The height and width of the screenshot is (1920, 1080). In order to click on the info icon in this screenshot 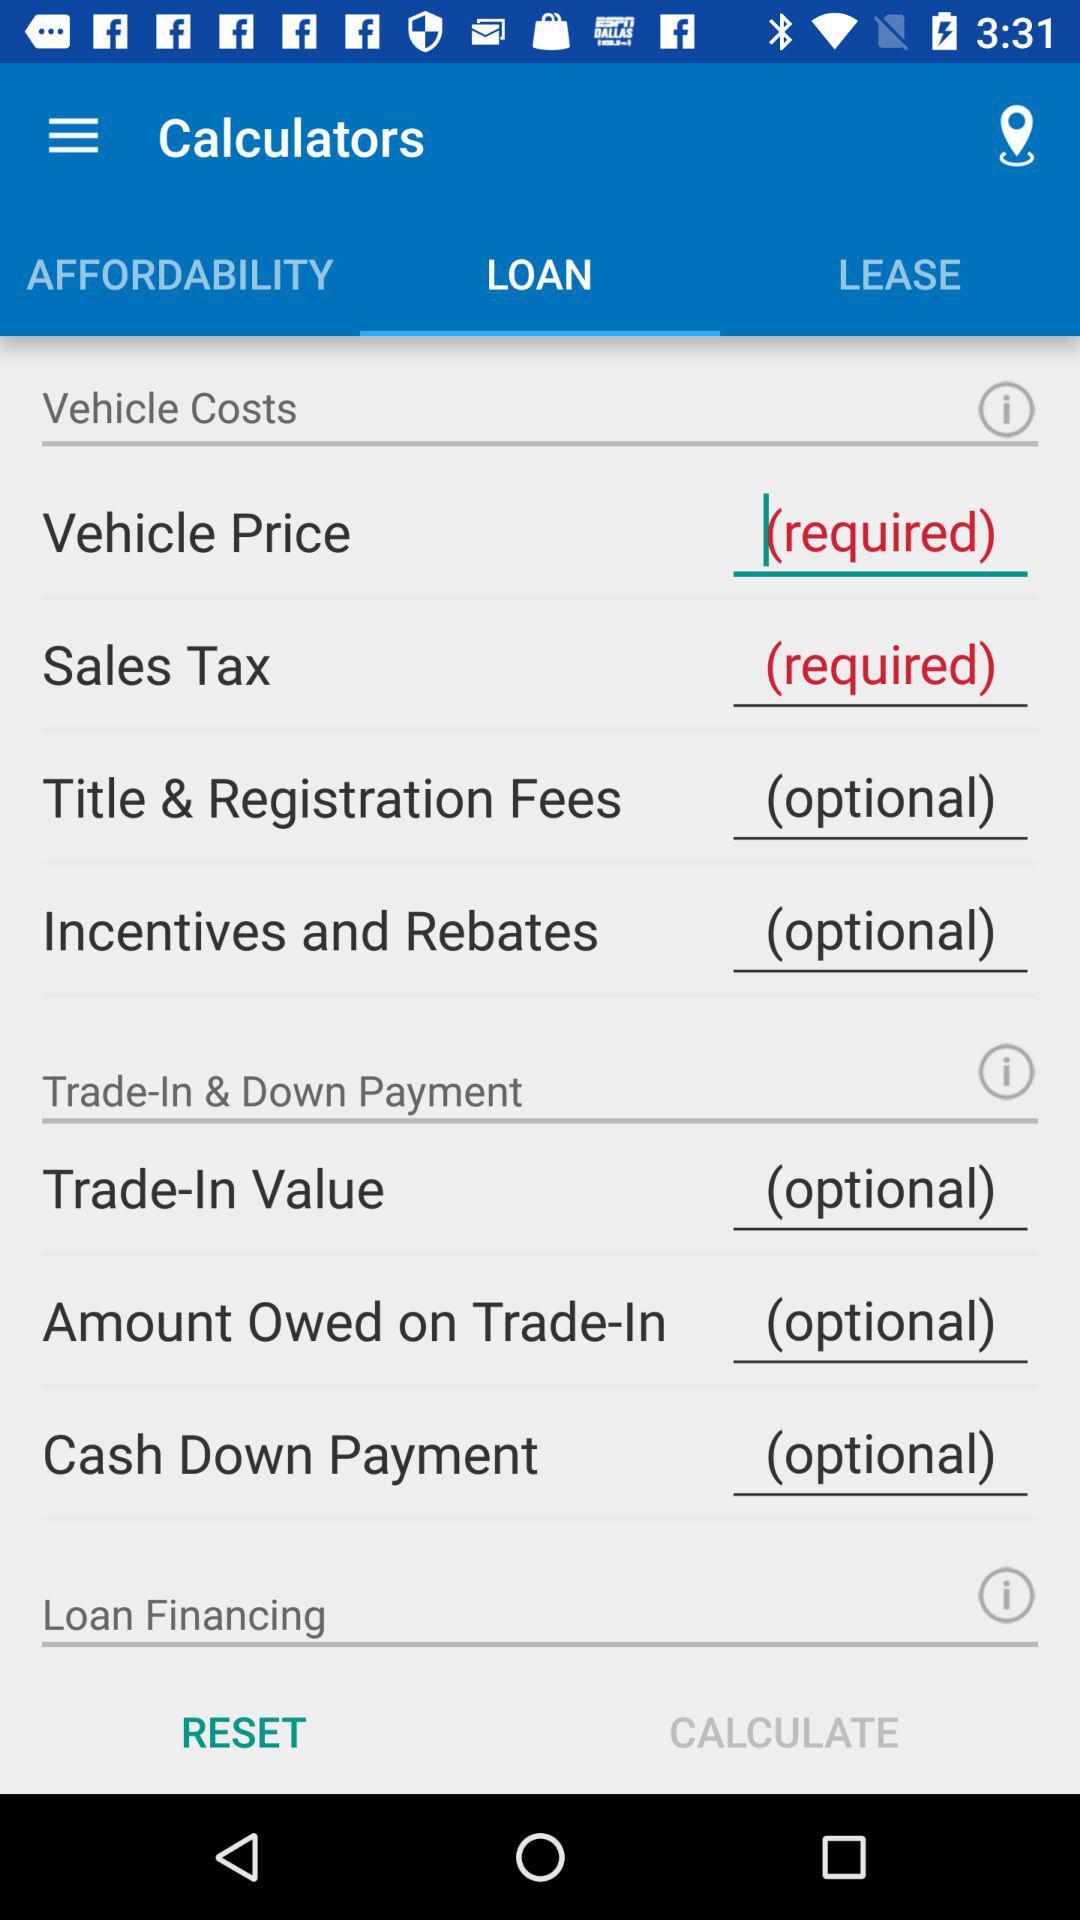, I will do `click(1006, 408)`.